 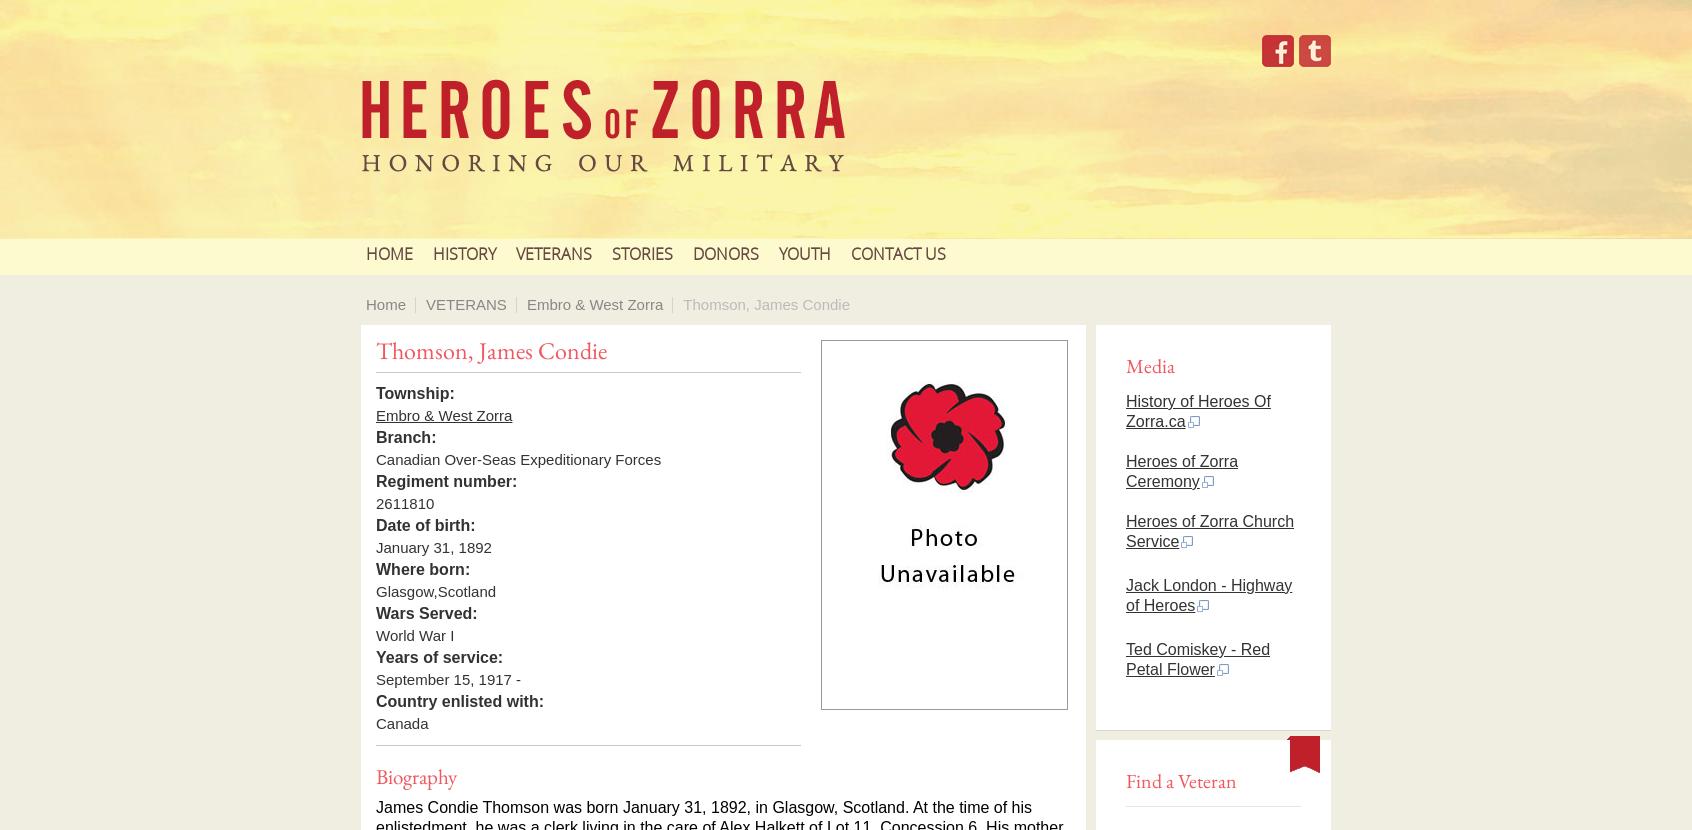 What do you see at coordinates (459, 701) in the screenshot?
I see `'Country enlisted with:'` at bounding box center [459, 701].